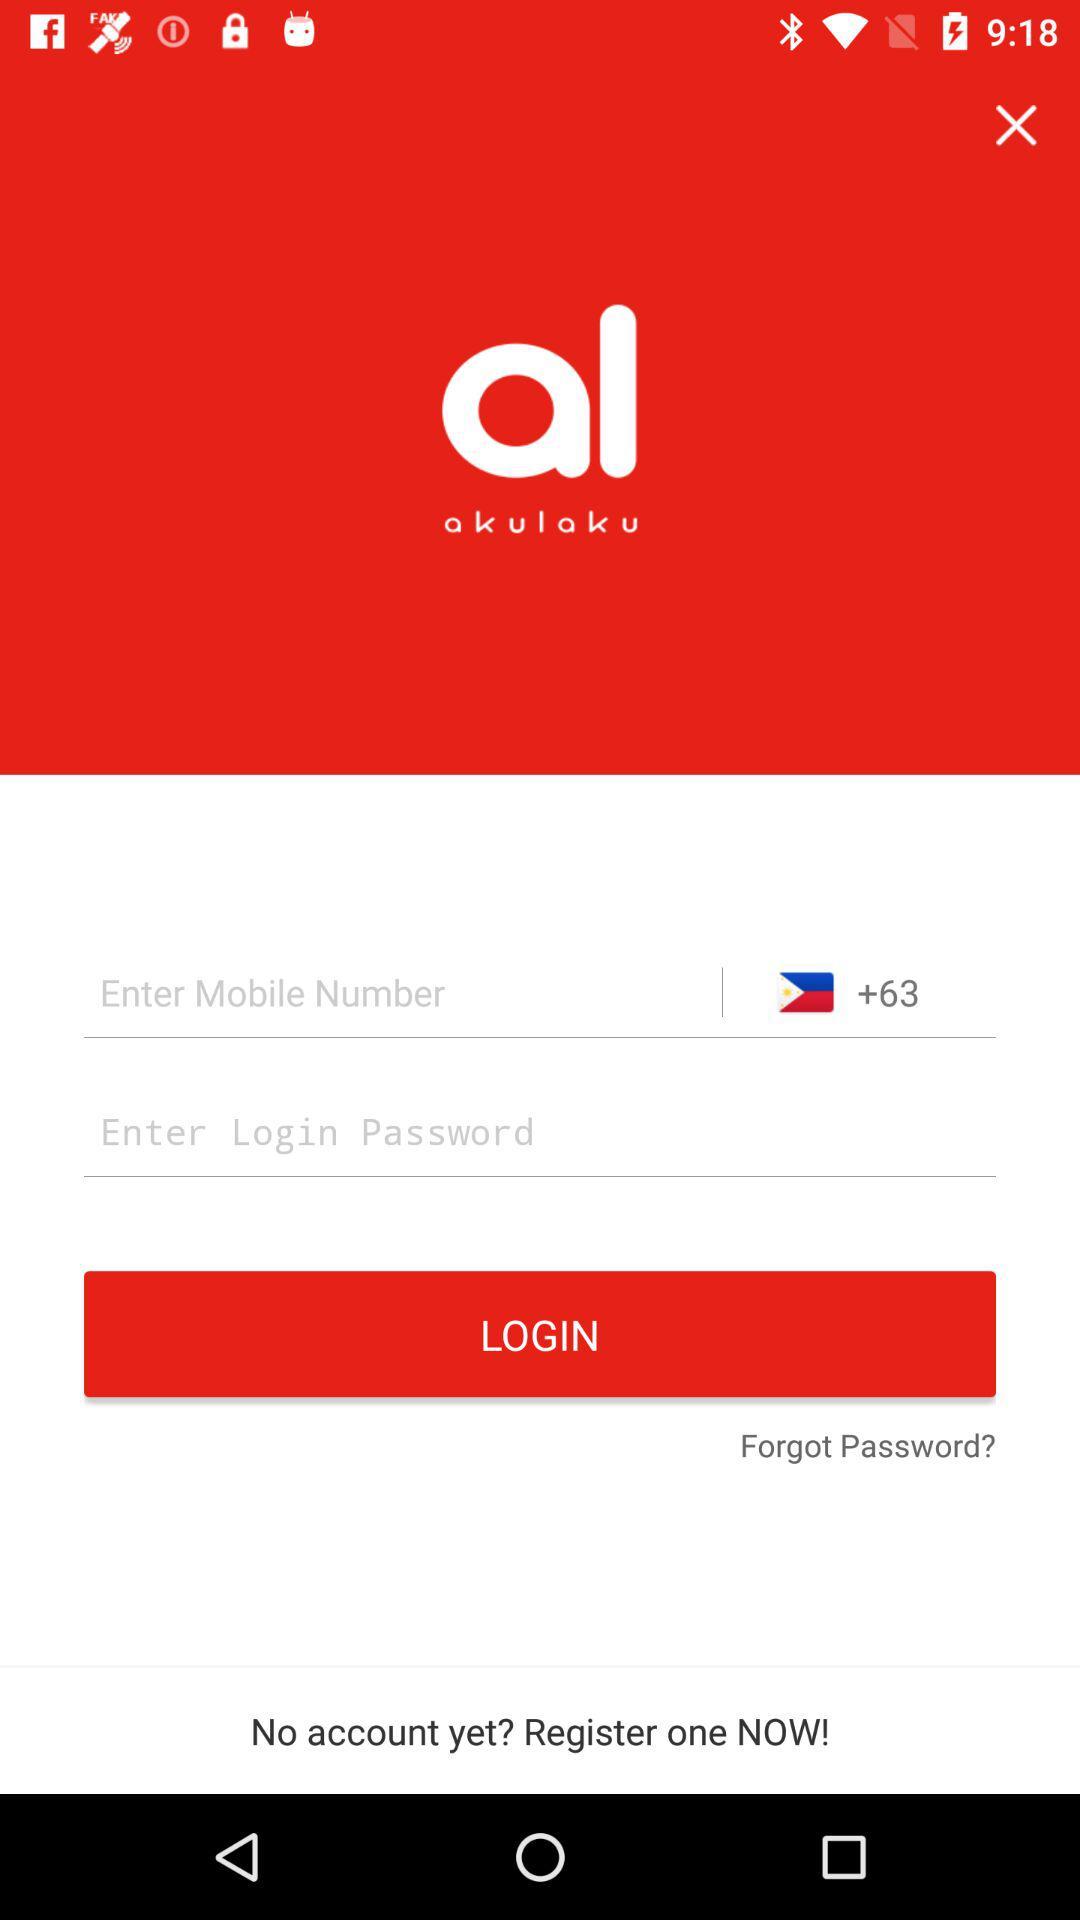  I want to click on item above the forgot password? item, so click(540, 1334).